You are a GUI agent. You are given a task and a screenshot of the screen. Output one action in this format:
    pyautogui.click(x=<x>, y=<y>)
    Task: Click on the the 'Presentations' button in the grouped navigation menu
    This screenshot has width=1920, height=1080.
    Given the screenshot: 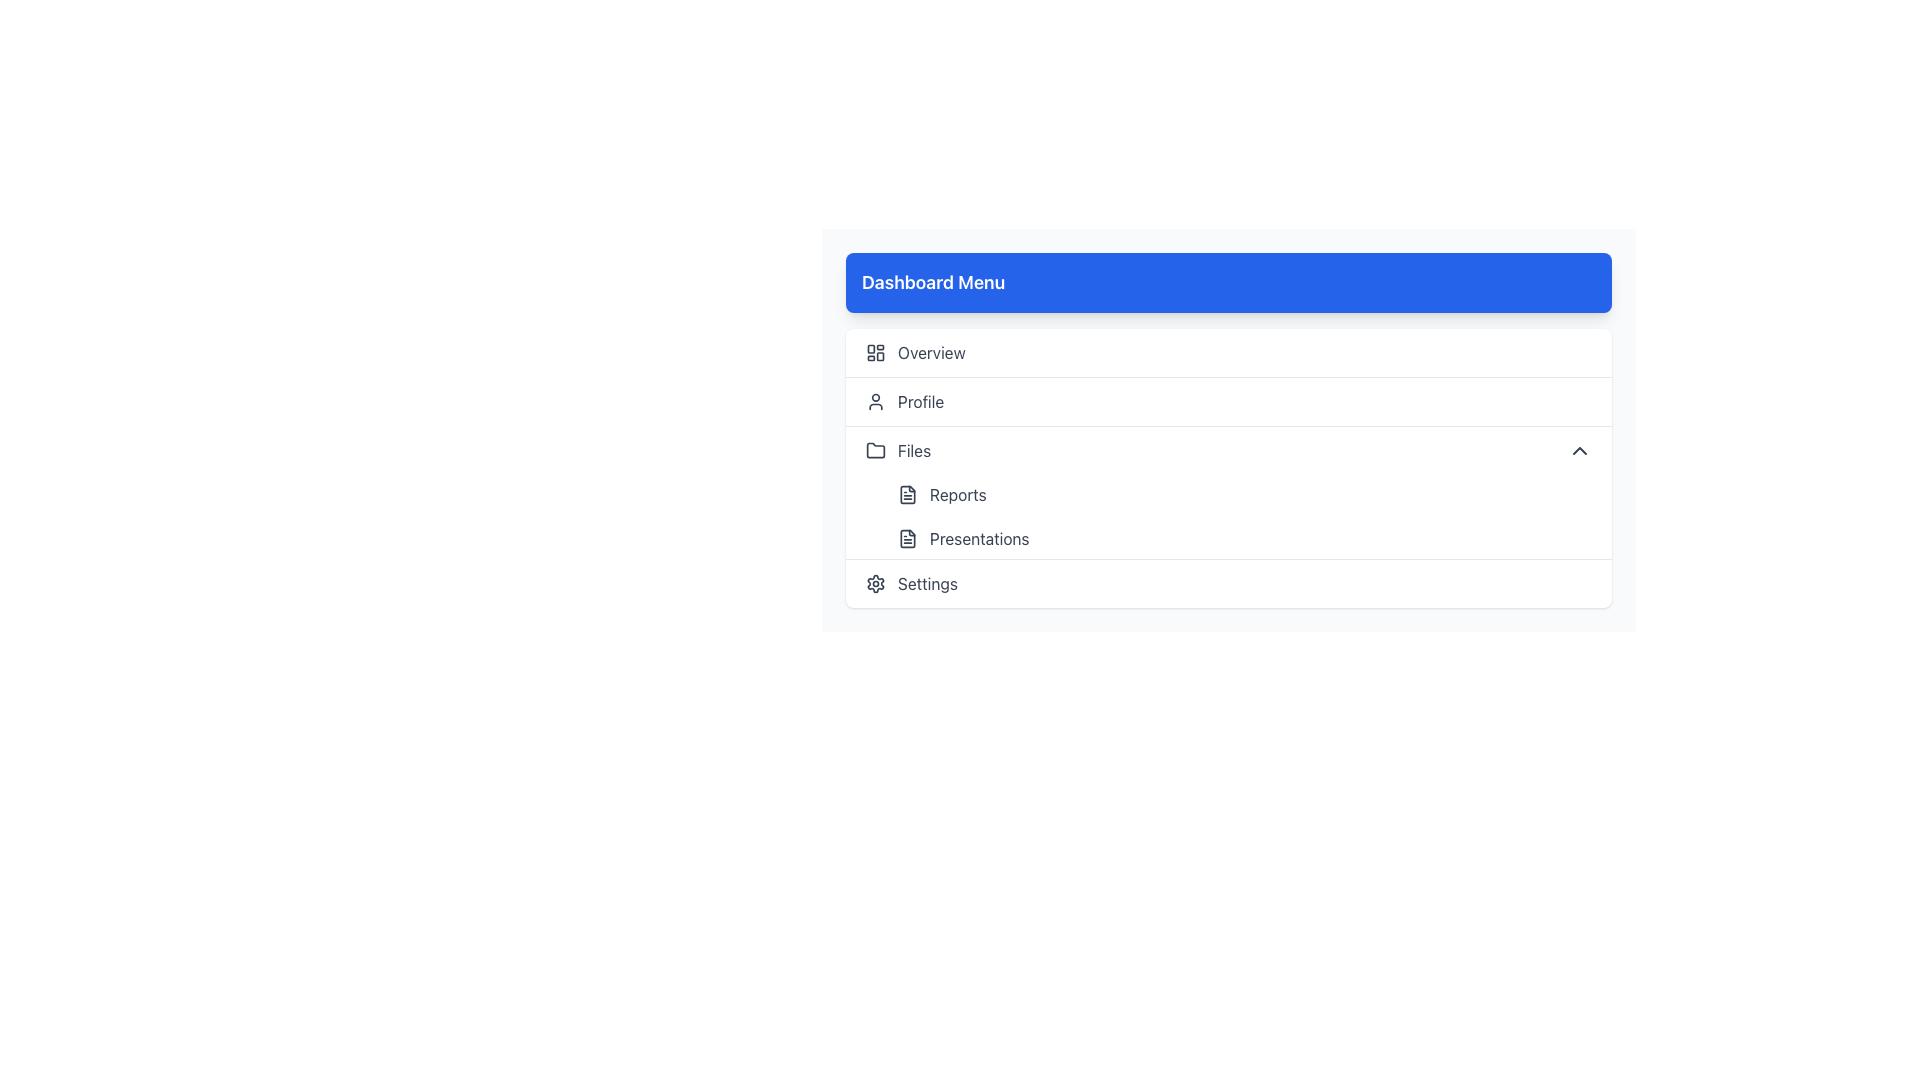 What is the action you would take?
    pyautogui.click(x=1227, y=515)
    